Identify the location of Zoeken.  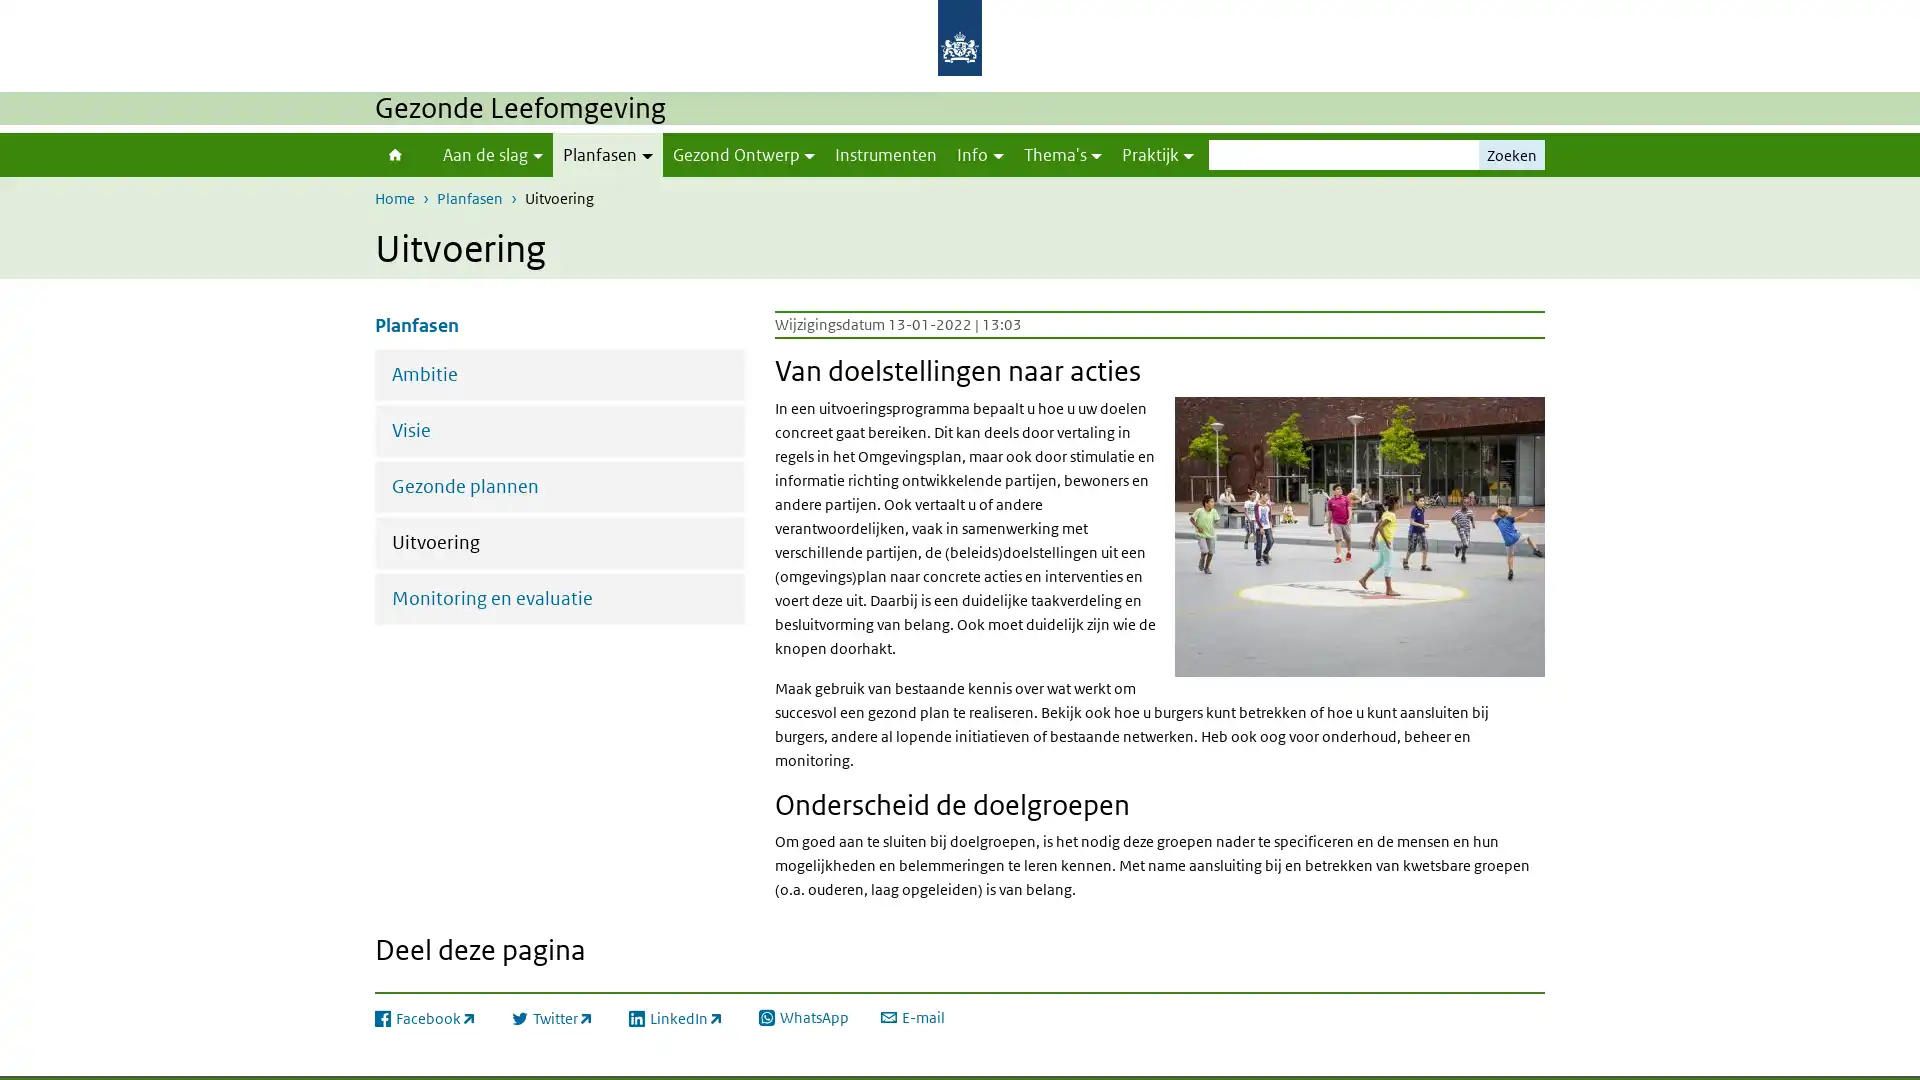
(1512, 153).